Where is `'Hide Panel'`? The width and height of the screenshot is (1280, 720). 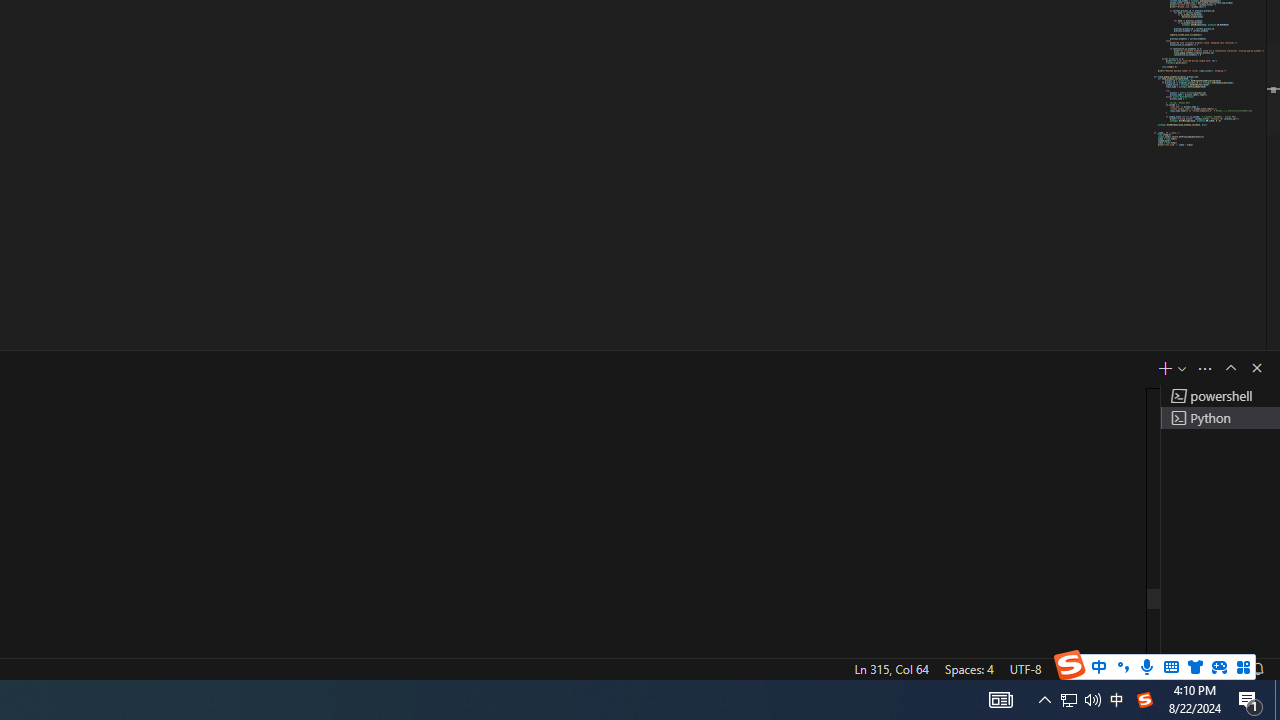
'Hide Panel' is located at coordinates (1255, 367).